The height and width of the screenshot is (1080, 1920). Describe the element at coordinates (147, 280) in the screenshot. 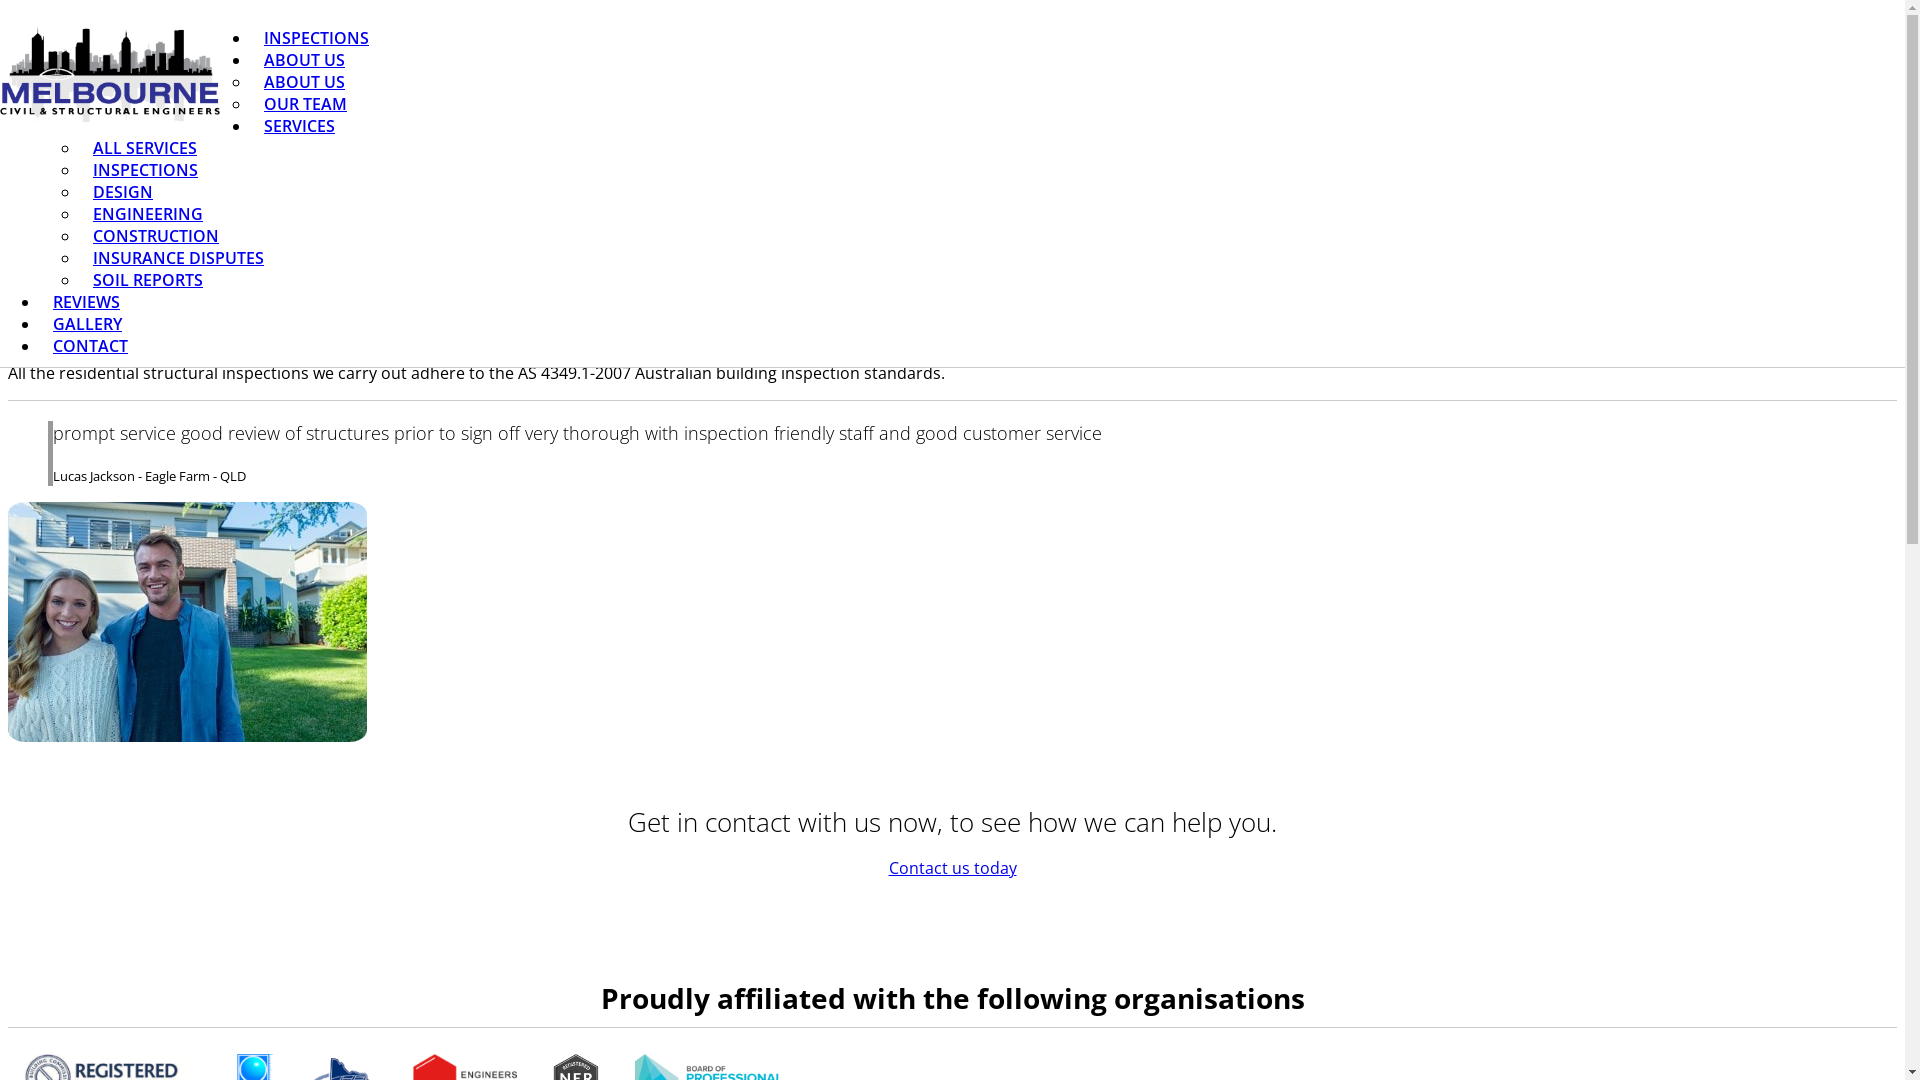

I see `'SOIL REPORTS'` at that location.